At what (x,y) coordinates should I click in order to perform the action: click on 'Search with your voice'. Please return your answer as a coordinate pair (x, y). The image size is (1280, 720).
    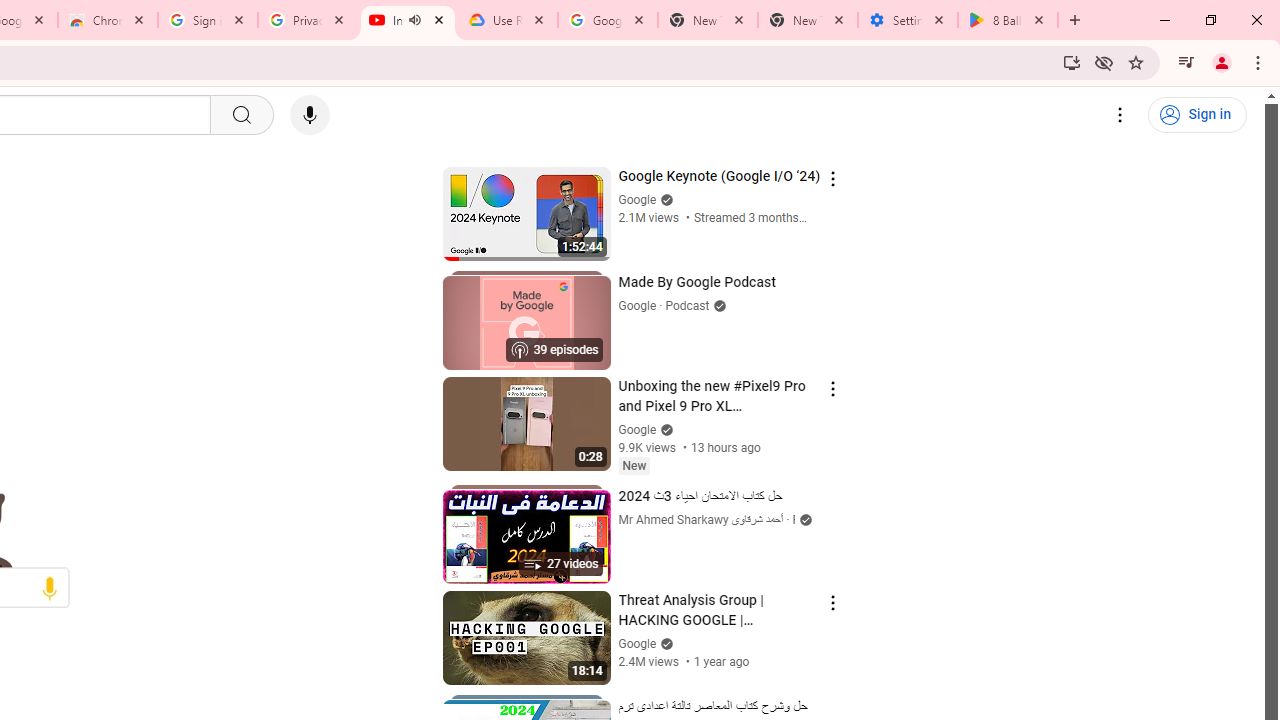
    Looking at the image, I should click on (308, 115).